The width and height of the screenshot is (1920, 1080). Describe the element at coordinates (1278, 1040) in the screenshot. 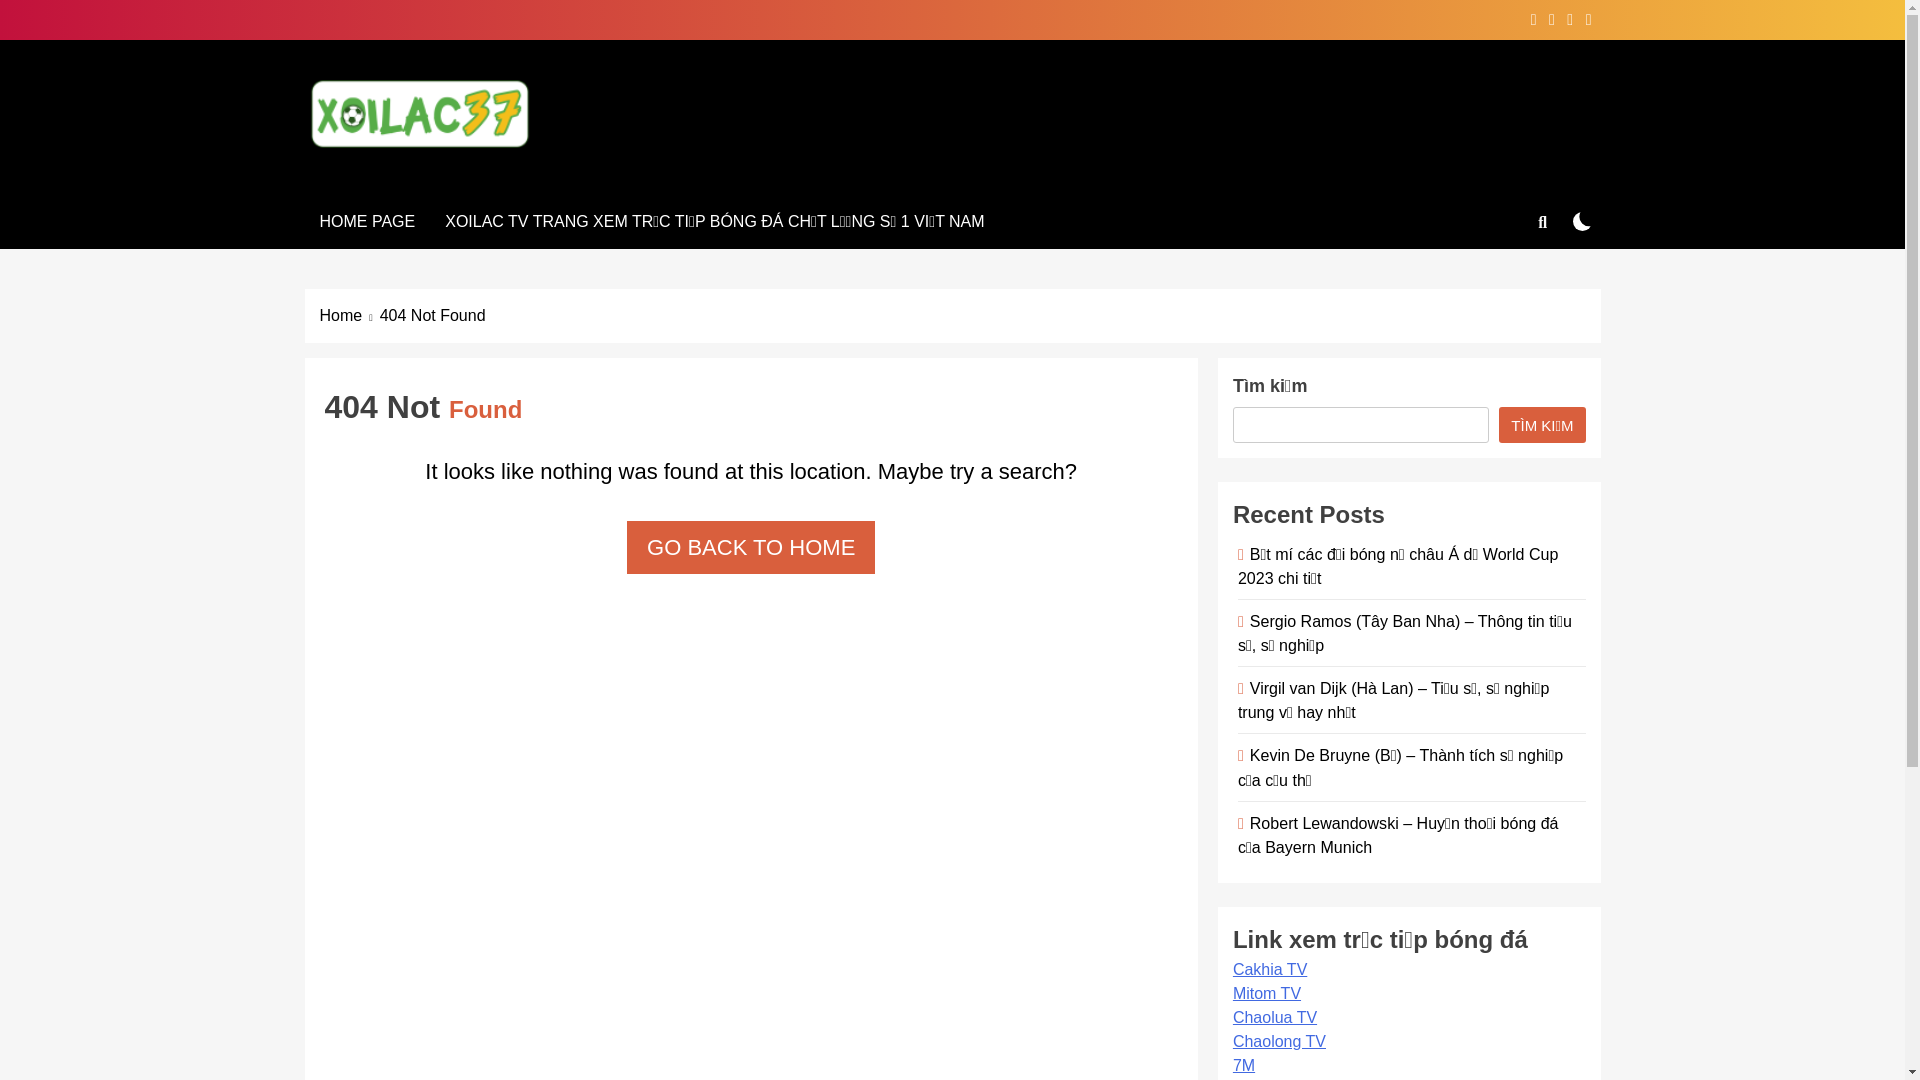

I see `'Chaolong TV'` at that location.